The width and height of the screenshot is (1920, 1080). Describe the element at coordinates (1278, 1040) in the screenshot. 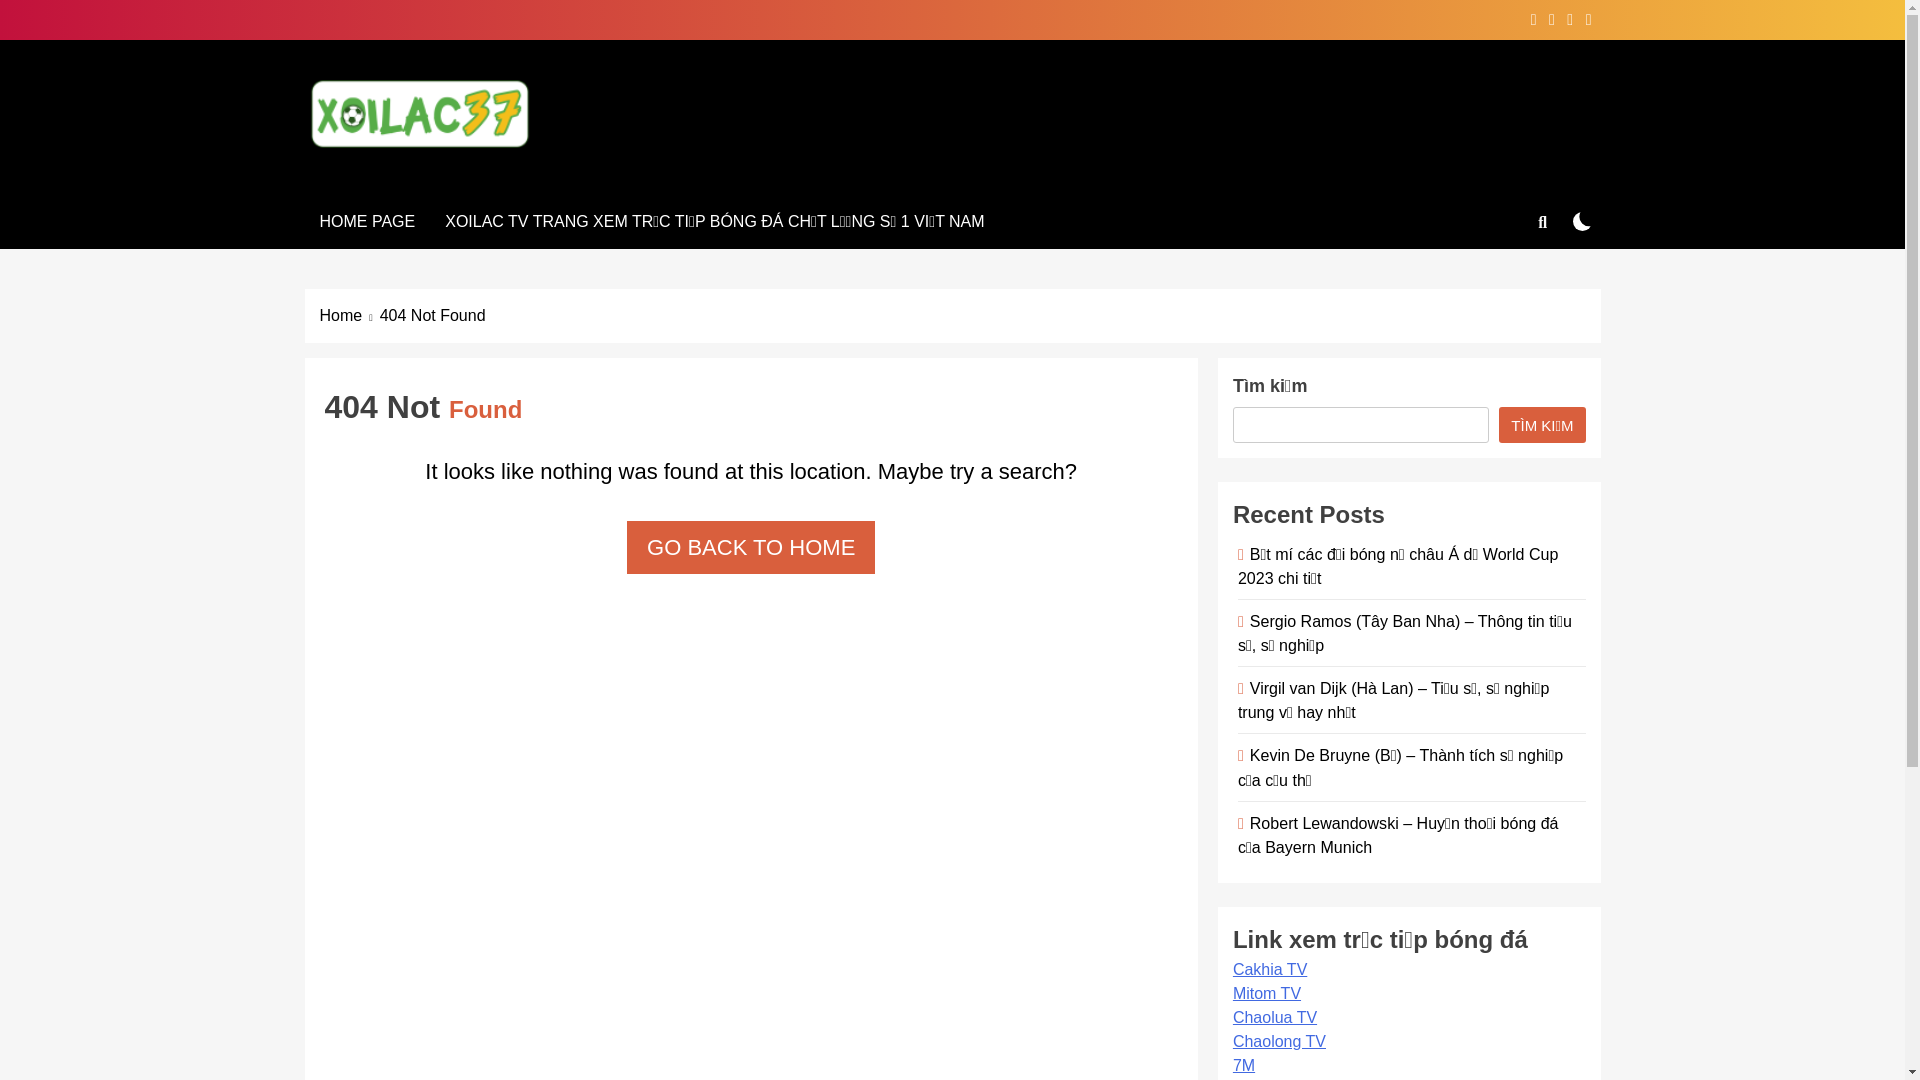

I see `'Chaolong TV'` at that location.